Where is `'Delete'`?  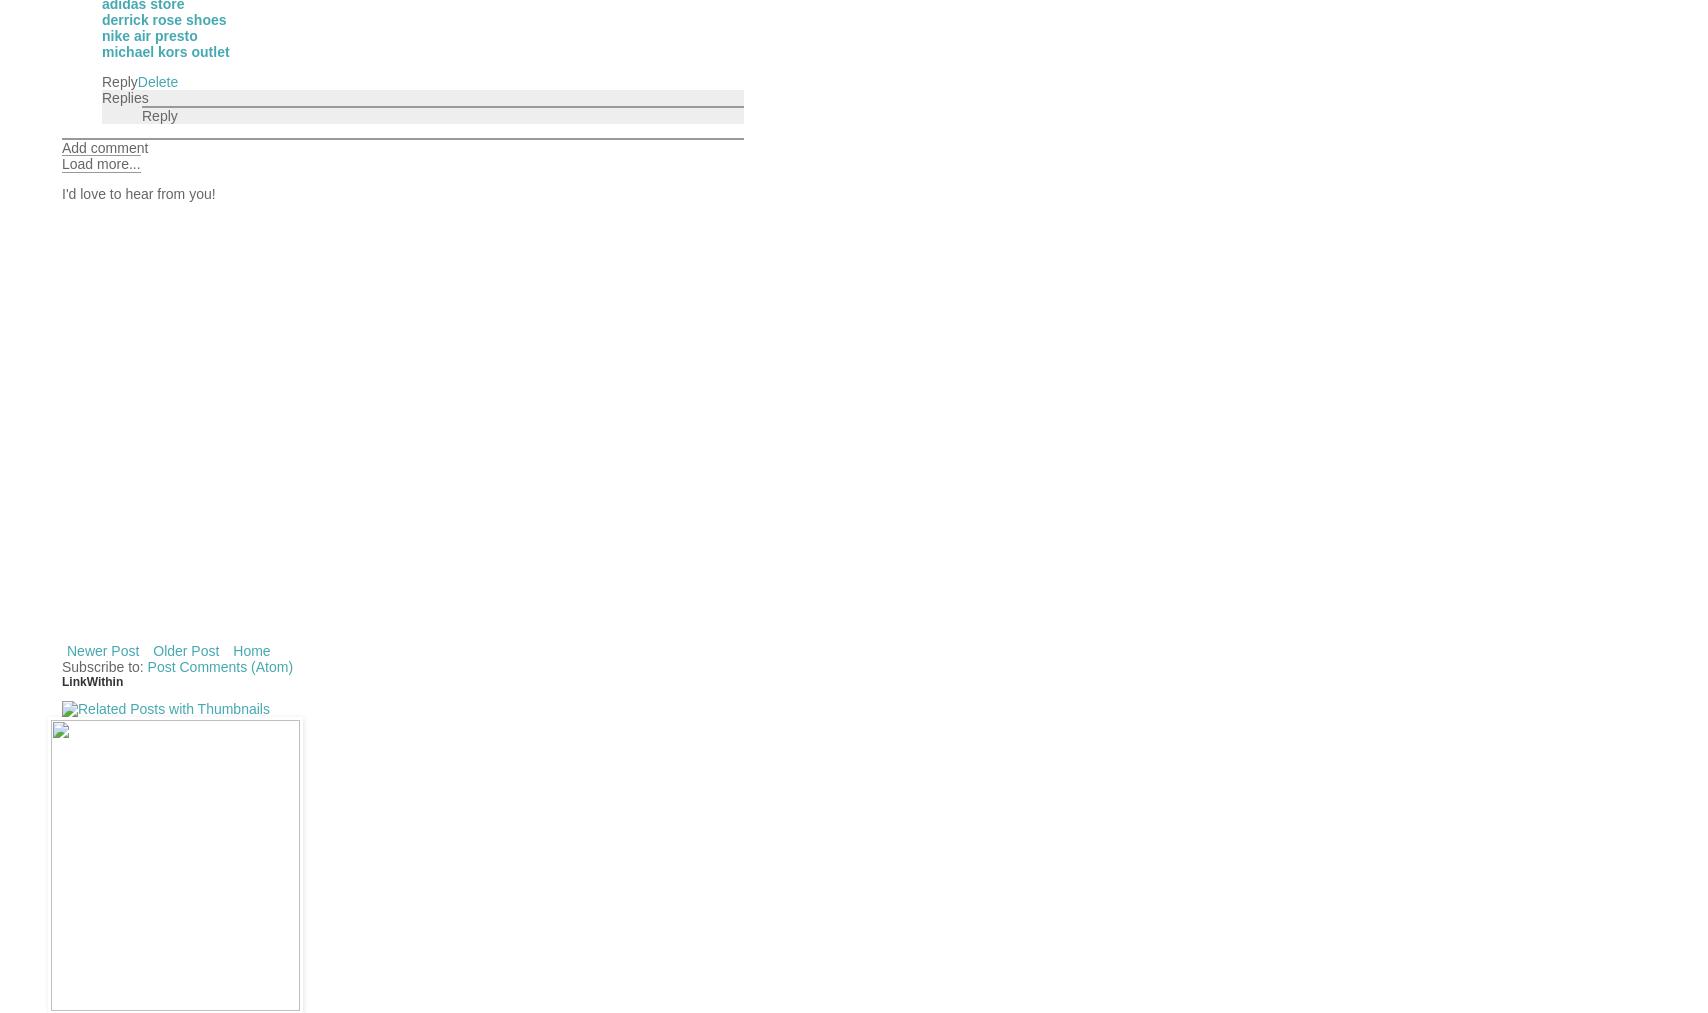
'Delete' is located at coordinates (157, 80).